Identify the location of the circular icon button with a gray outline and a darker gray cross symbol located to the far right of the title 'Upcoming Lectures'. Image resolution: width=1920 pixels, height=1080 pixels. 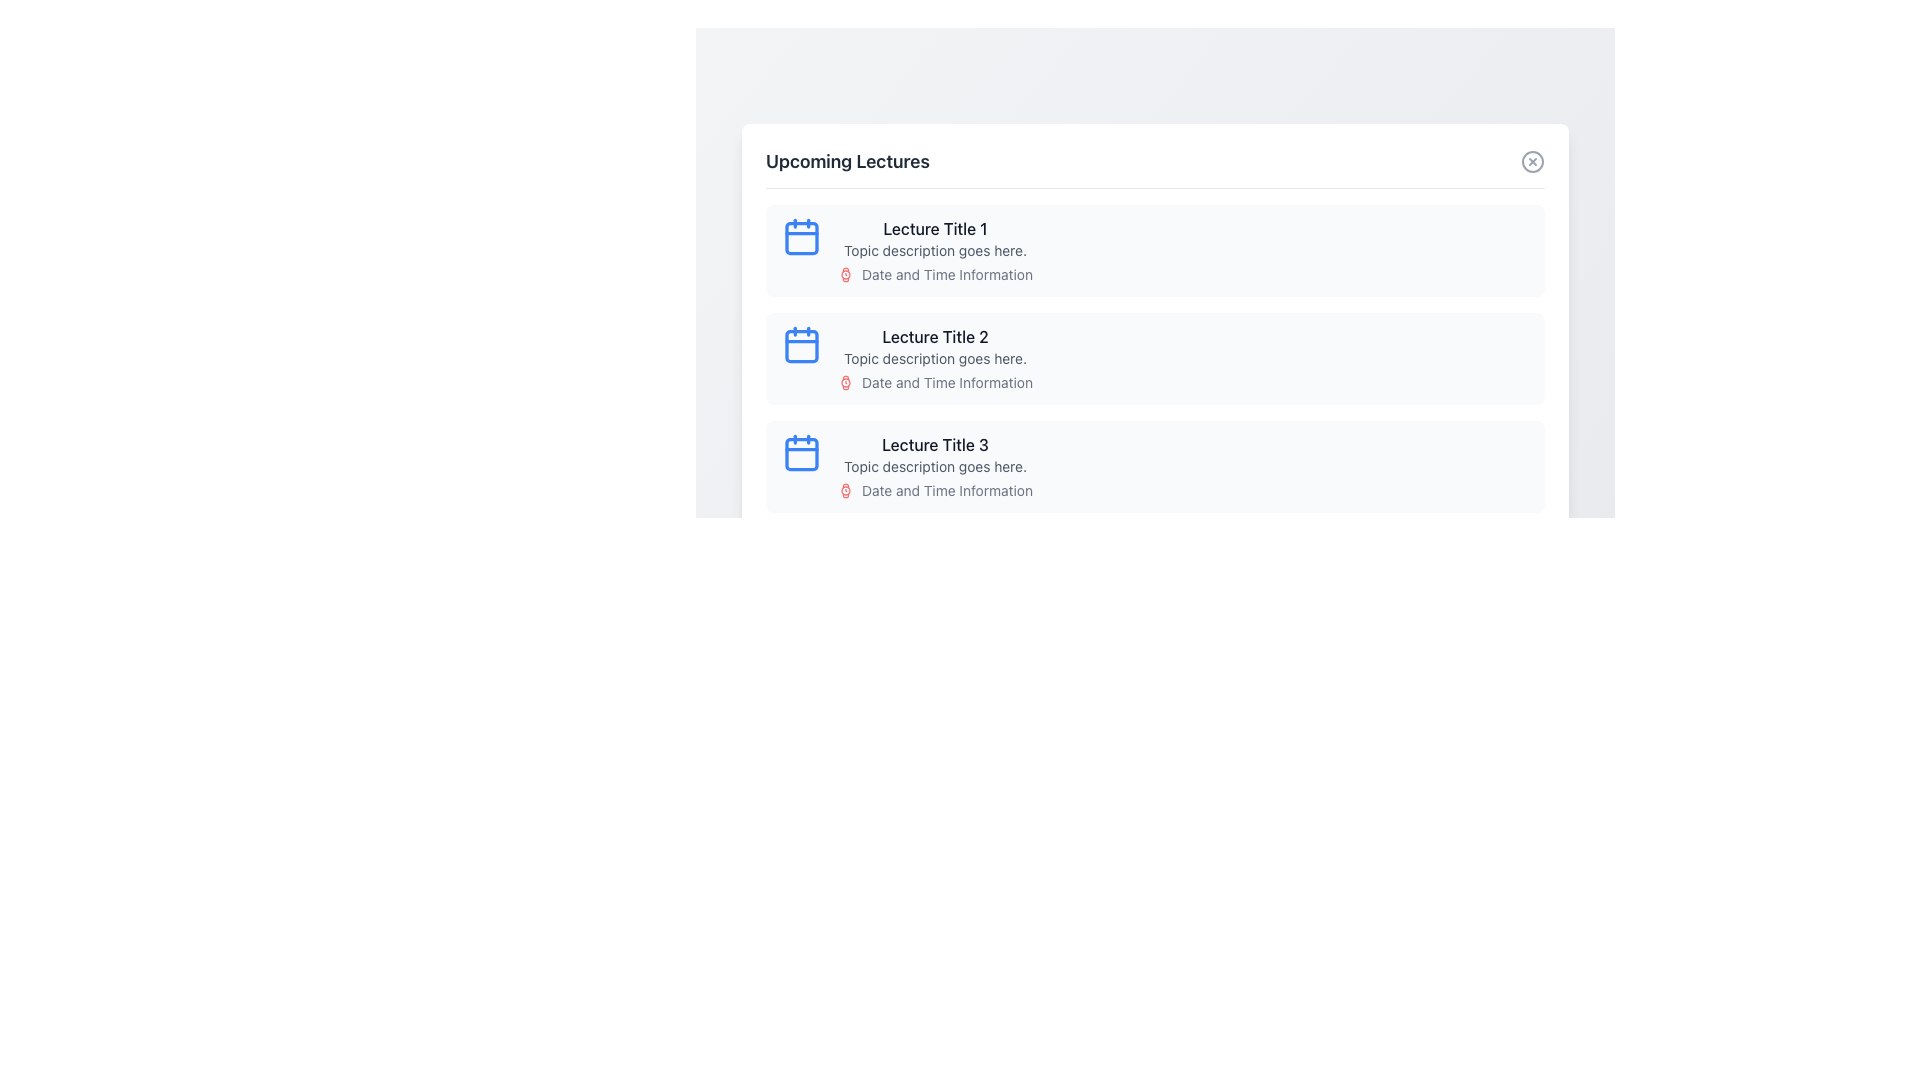
(1532, 161).